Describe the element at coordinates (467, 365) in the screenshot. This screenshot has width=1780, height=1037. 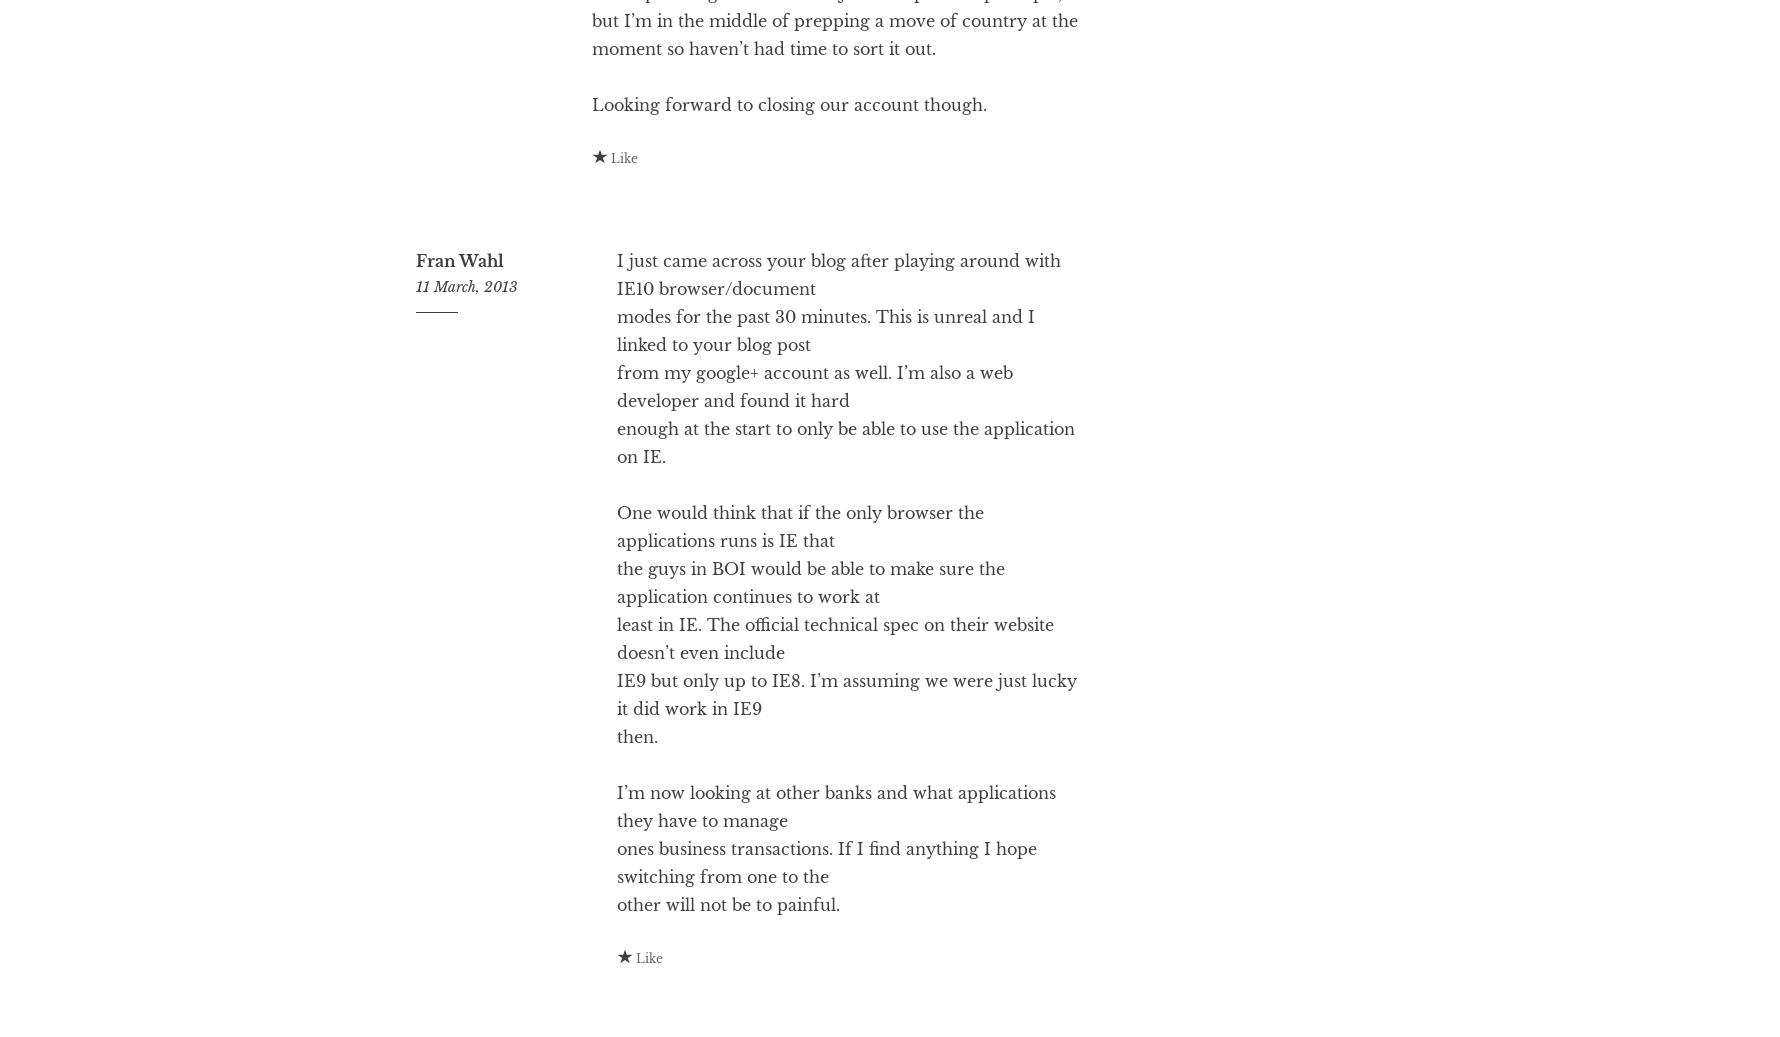
I see `'11 March, 2013'` at that location.